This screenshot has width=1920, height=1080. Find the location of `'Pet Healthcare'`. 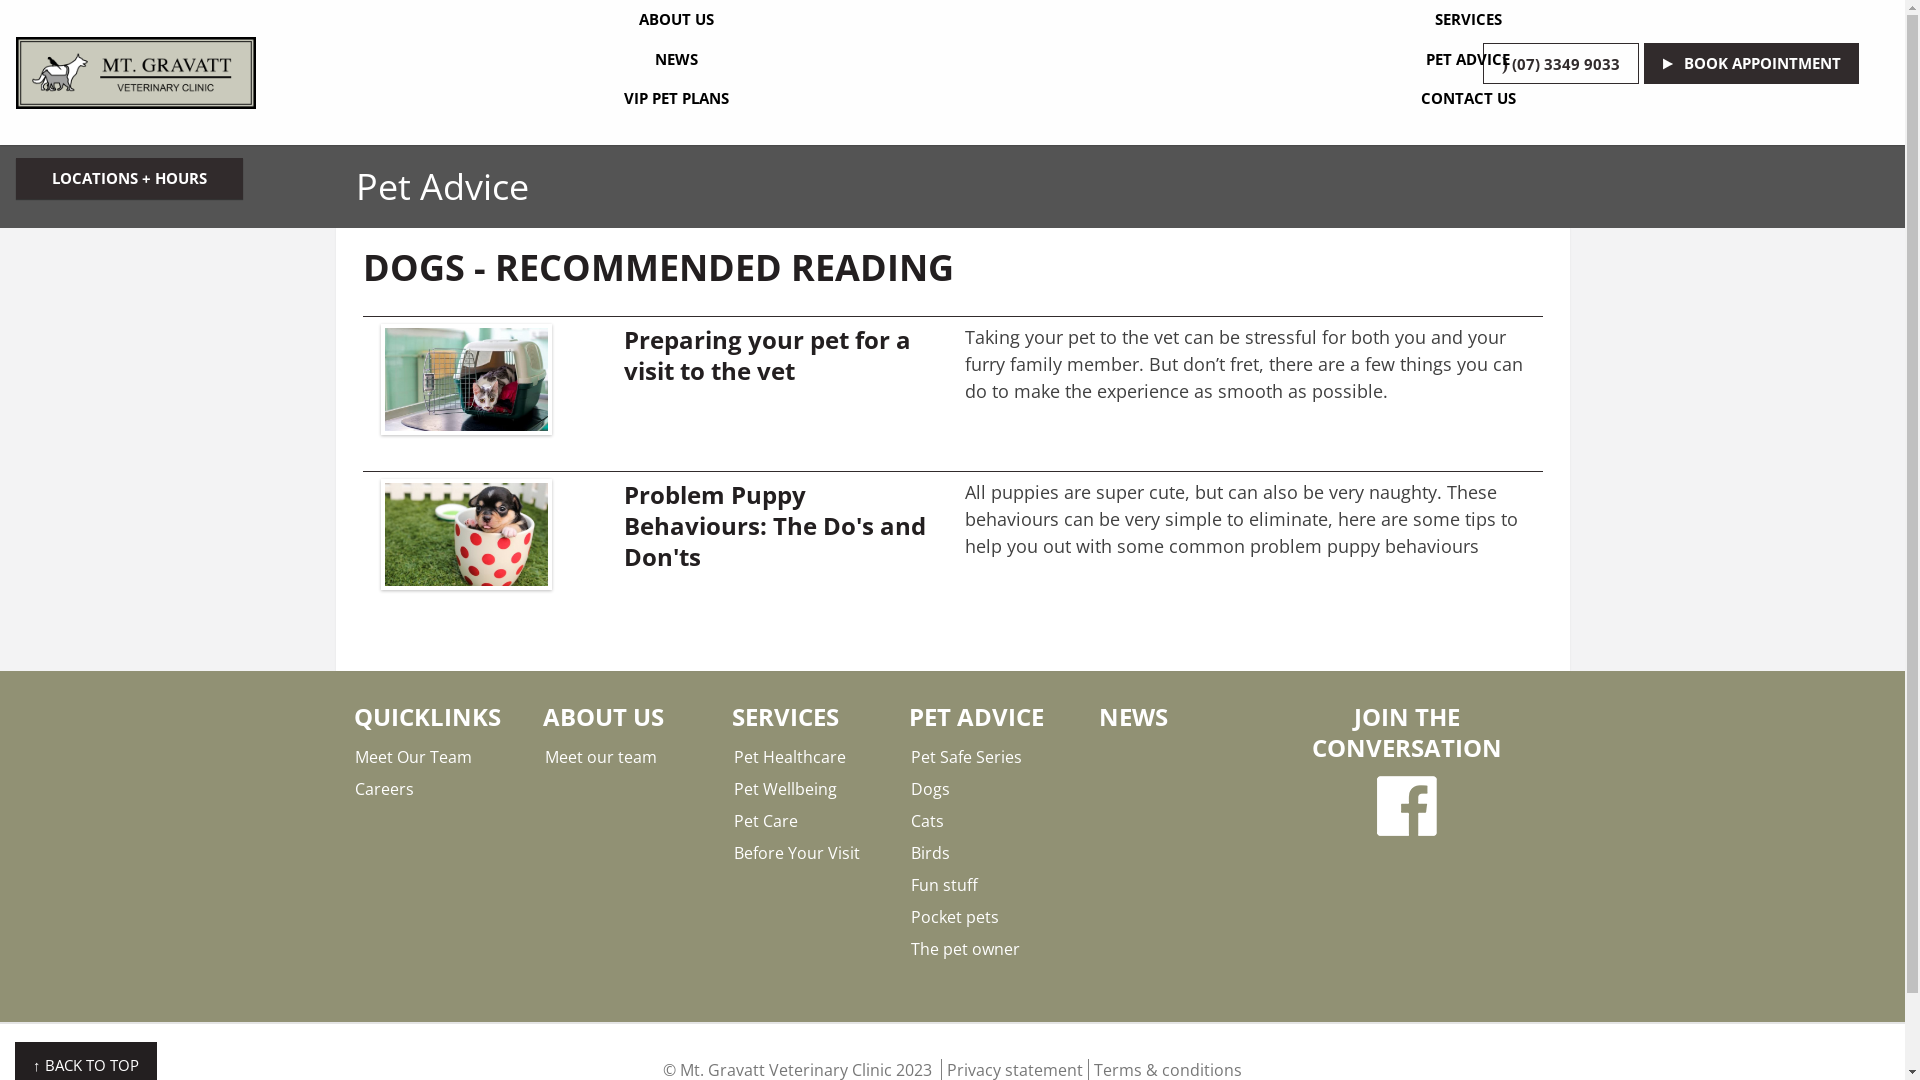

'Pet Healthcare' is located at coordinates (733, 756).